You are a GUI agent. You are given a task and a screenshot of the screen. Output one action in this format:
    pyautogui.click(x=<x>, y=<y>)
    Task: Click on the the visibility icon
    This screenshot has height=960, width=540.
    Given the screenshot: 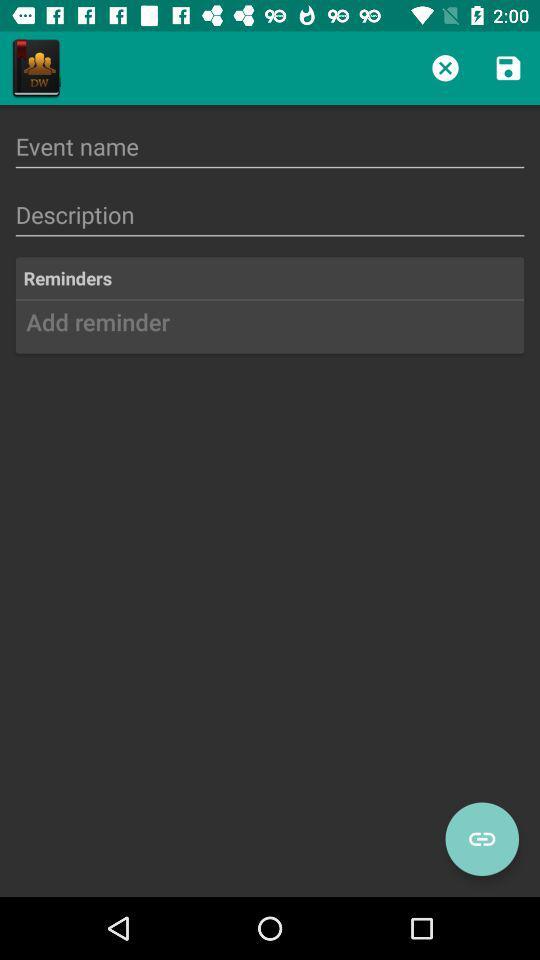 What is the action you would take?
    pyautogui.click(x=481, y=839)
    